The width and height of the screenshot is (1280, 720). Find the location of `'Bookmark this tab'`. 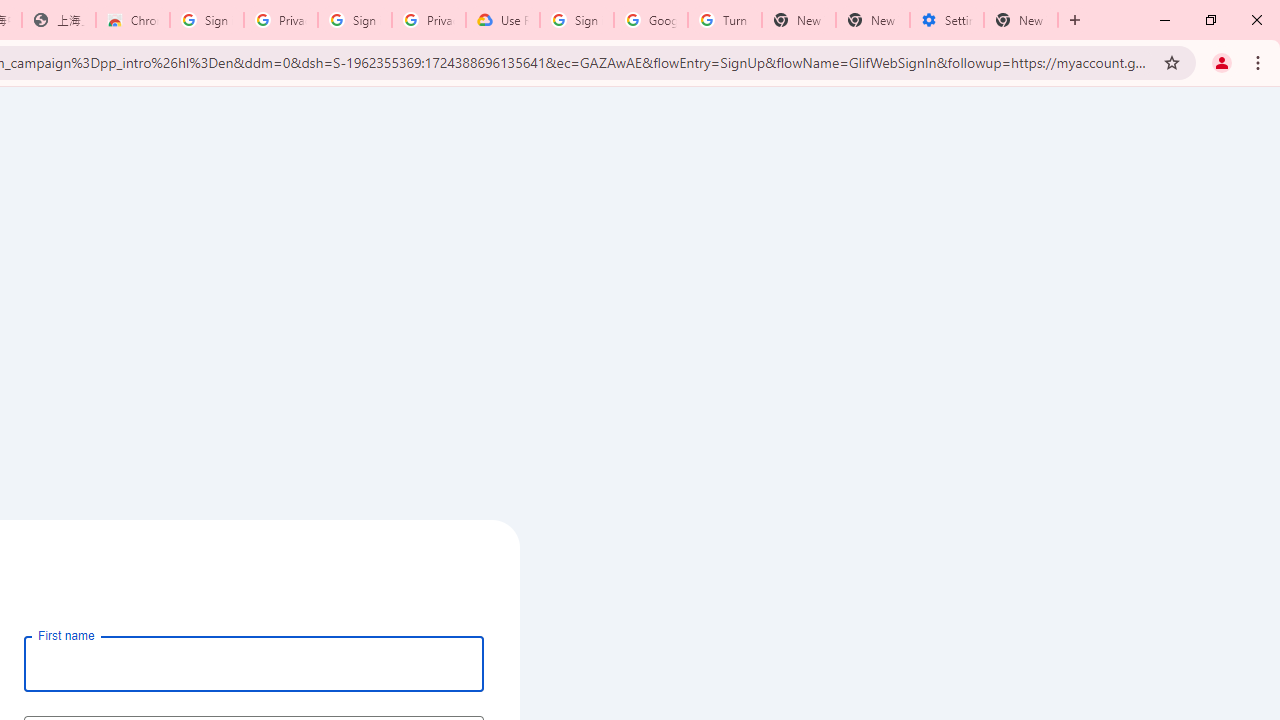

'Bookmark this tab' is located at coordinates (1171, 61).